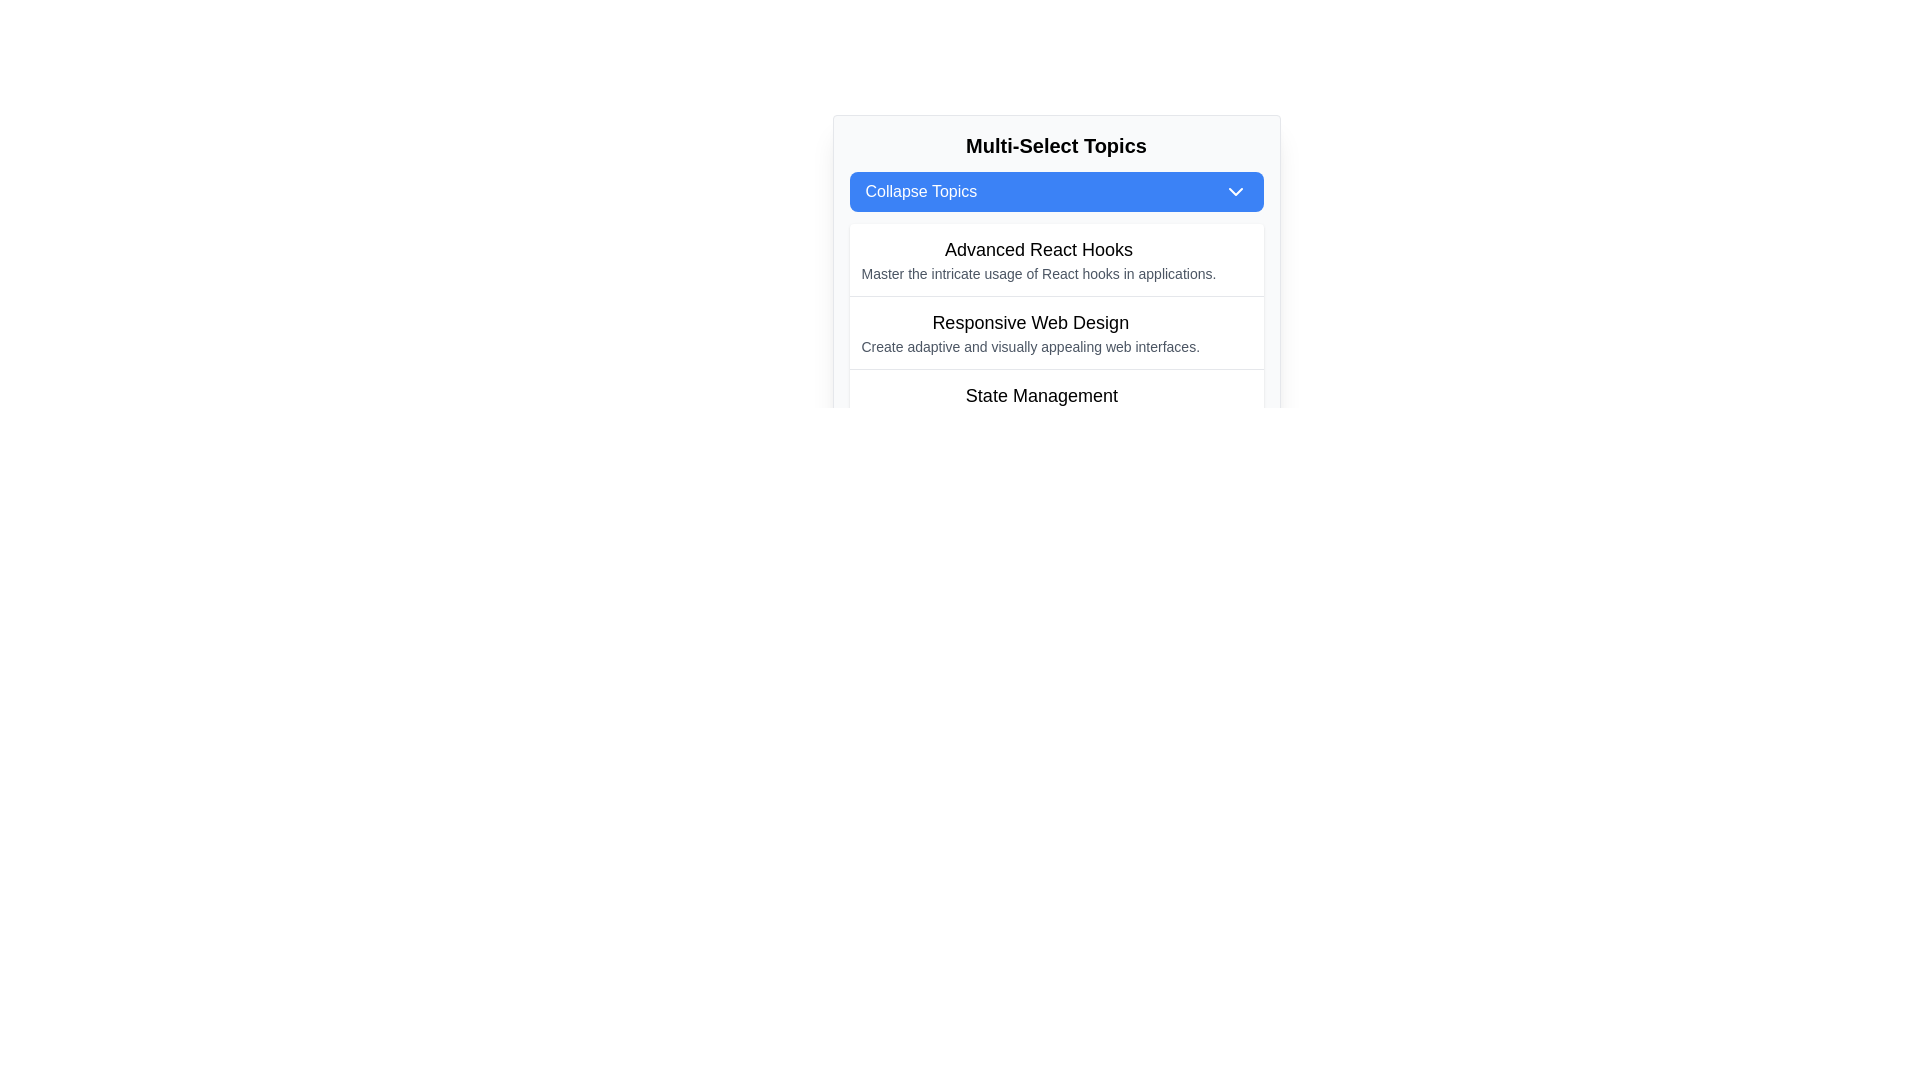 The height and width of the screenshot is (1080, 1920). What do you see at coordinates (1038, 258) in the screenshot?
I see `the first list item under the 'Multi-Select Topics' section` at bounding box center [1038, 258].